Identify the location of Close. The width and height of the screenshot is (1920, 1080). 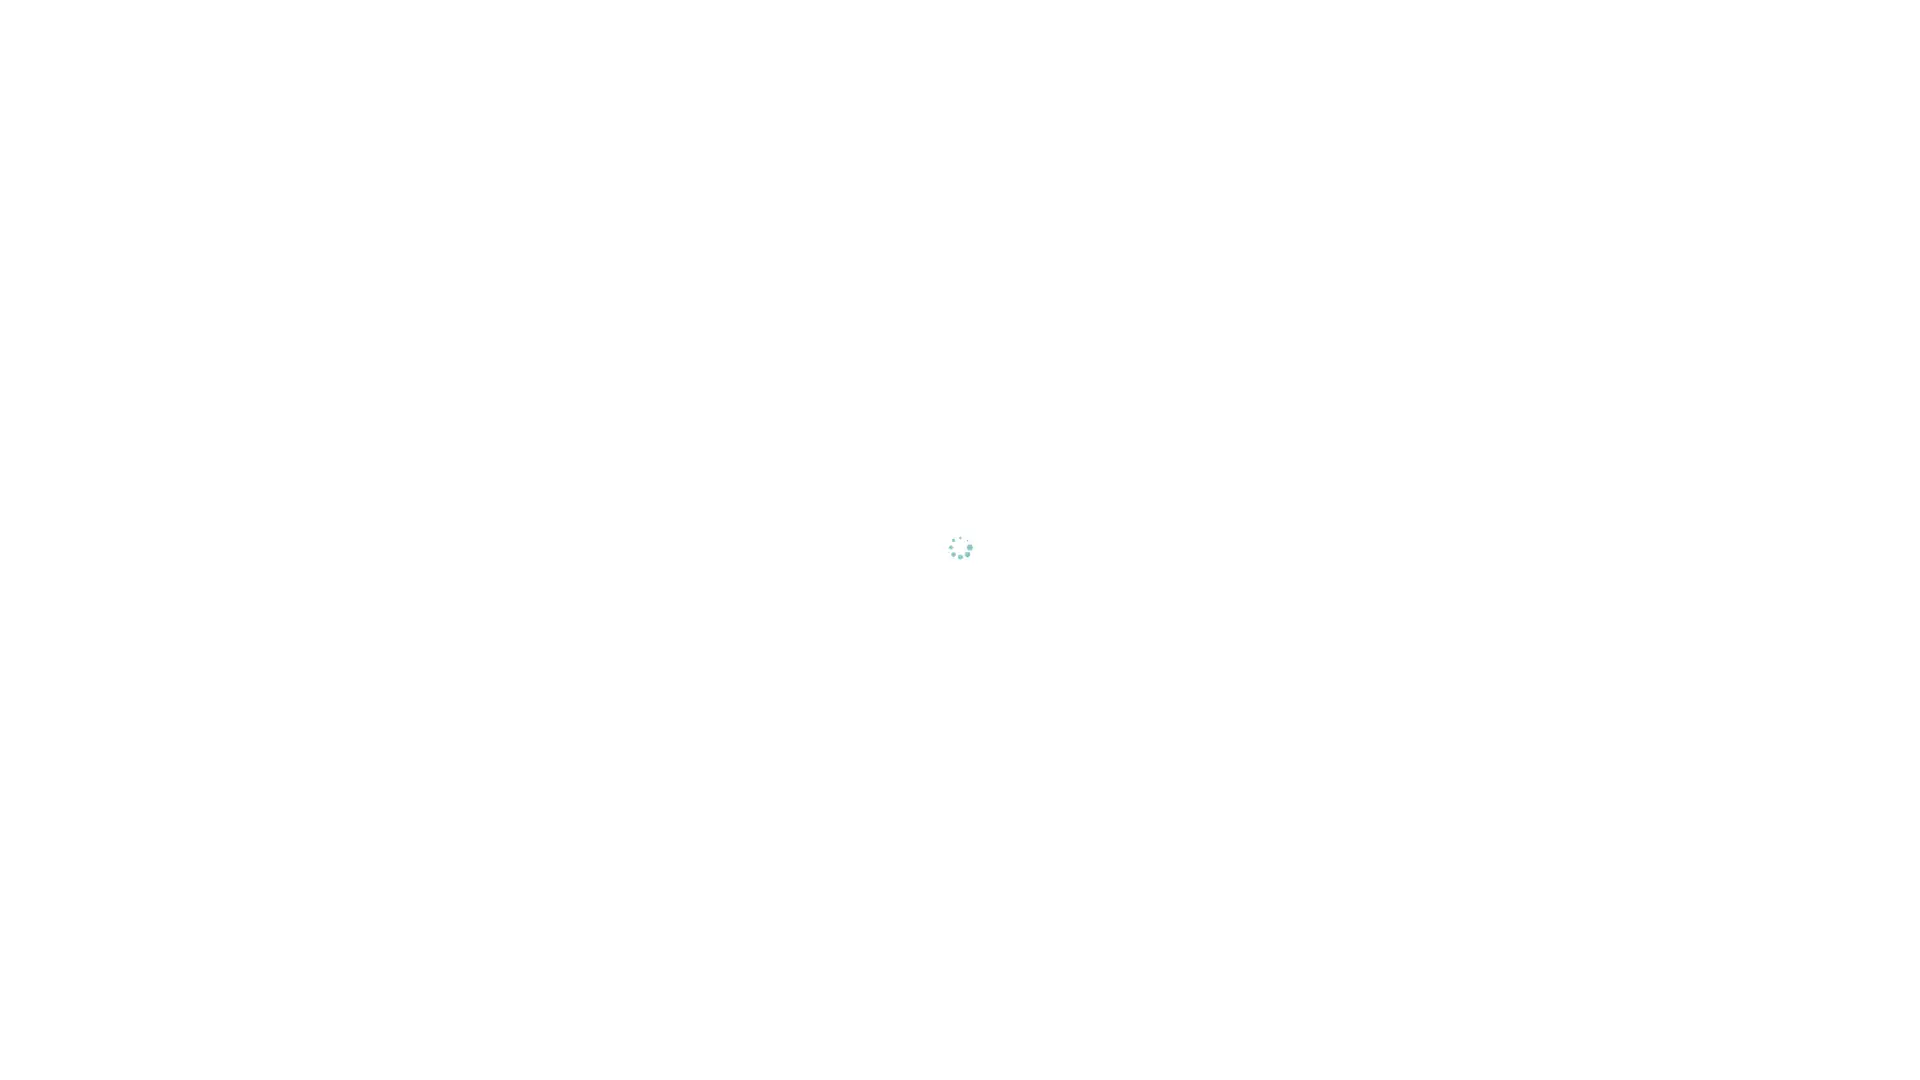
(1262, 131).